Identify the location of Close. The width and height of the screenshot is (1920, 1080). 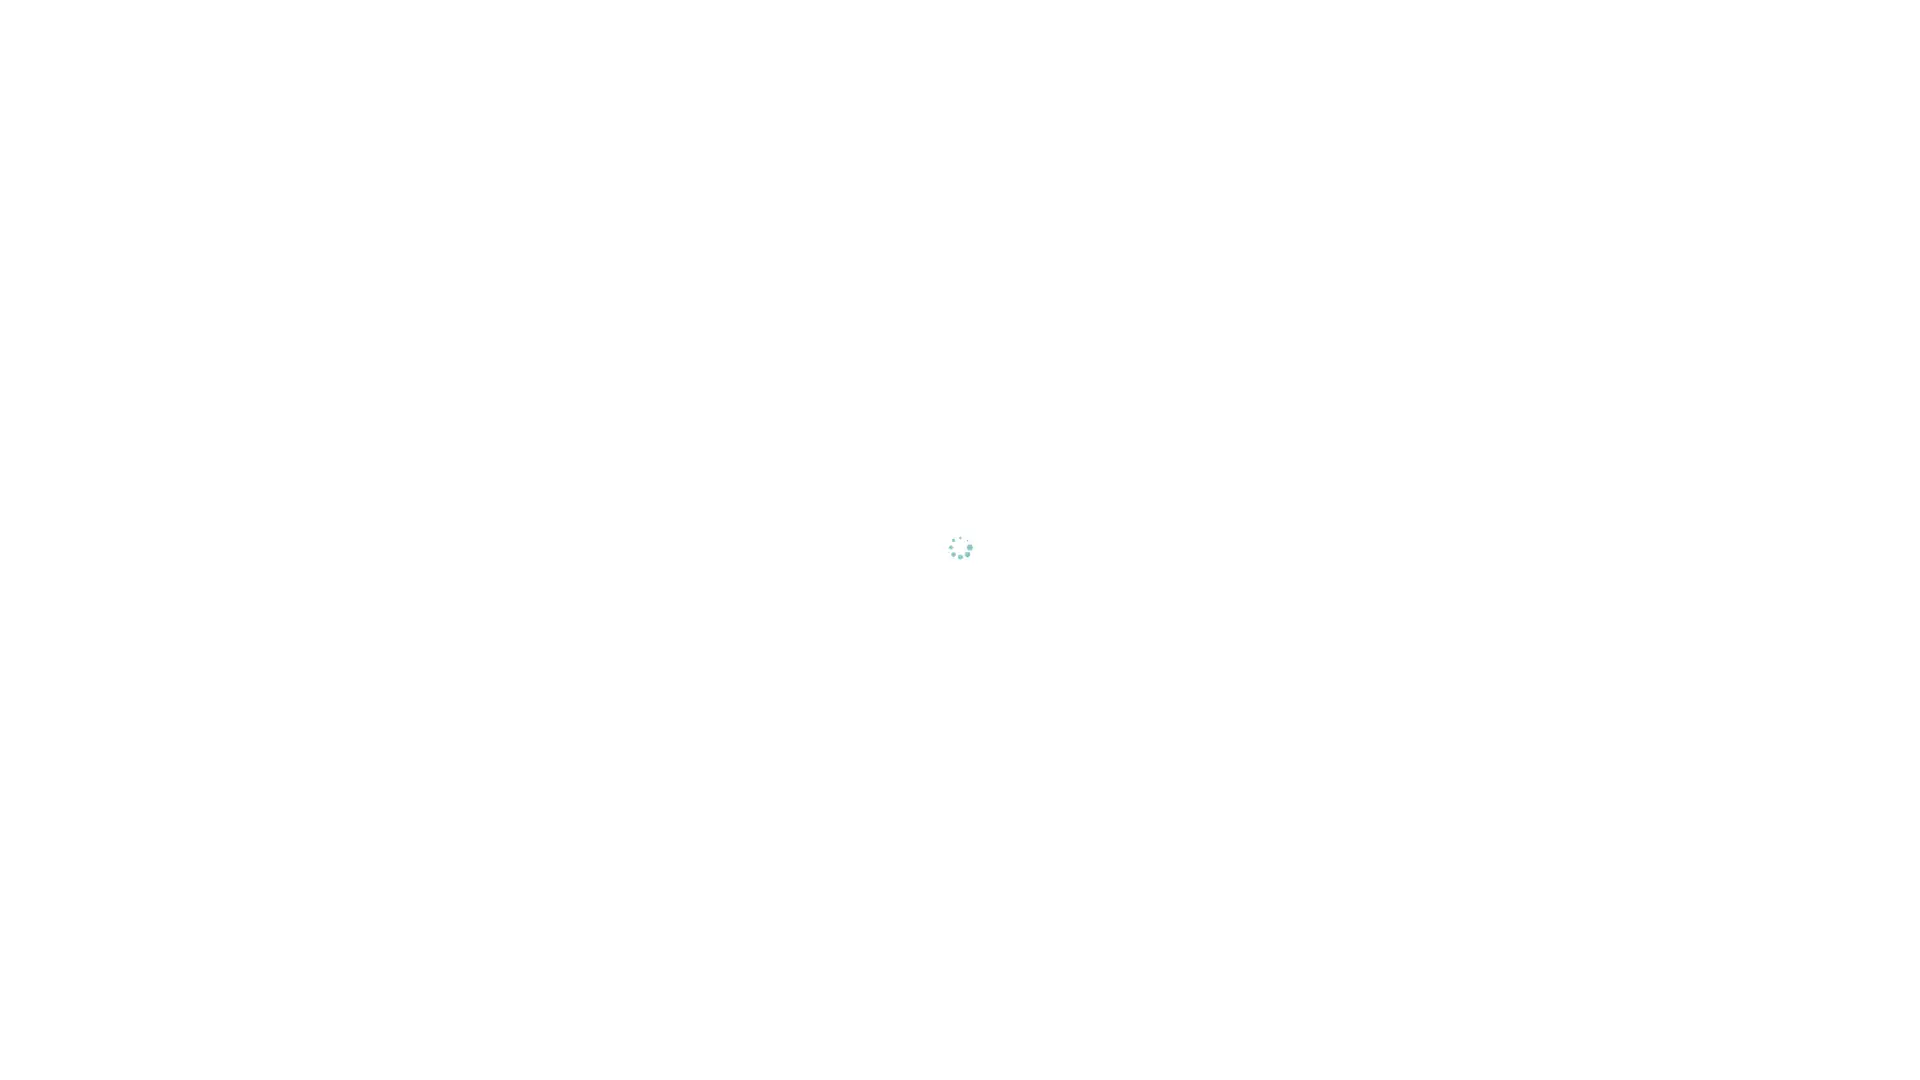
(1262, 131).